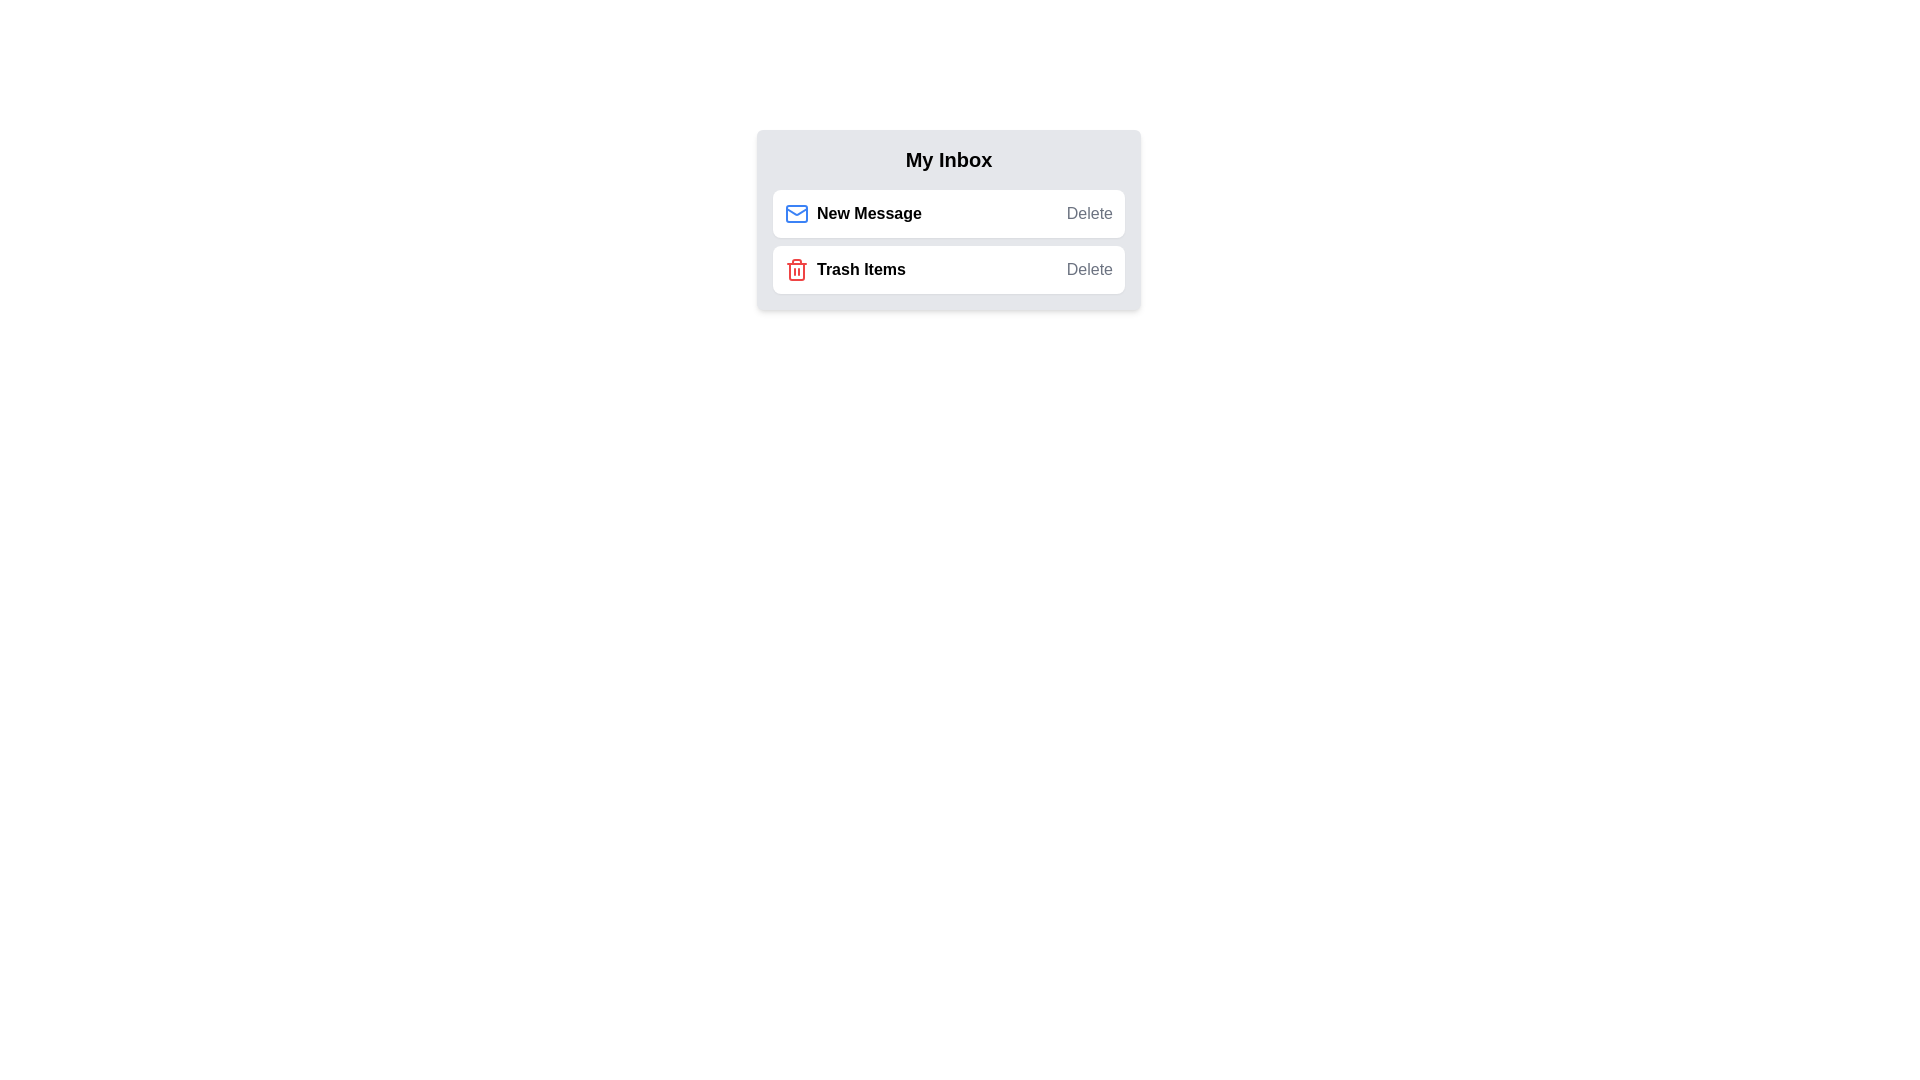 The width and height of the screenshot is (1920, 1080). I want to click on the 'Delete' button for Trash Items, so click(1088, 270).